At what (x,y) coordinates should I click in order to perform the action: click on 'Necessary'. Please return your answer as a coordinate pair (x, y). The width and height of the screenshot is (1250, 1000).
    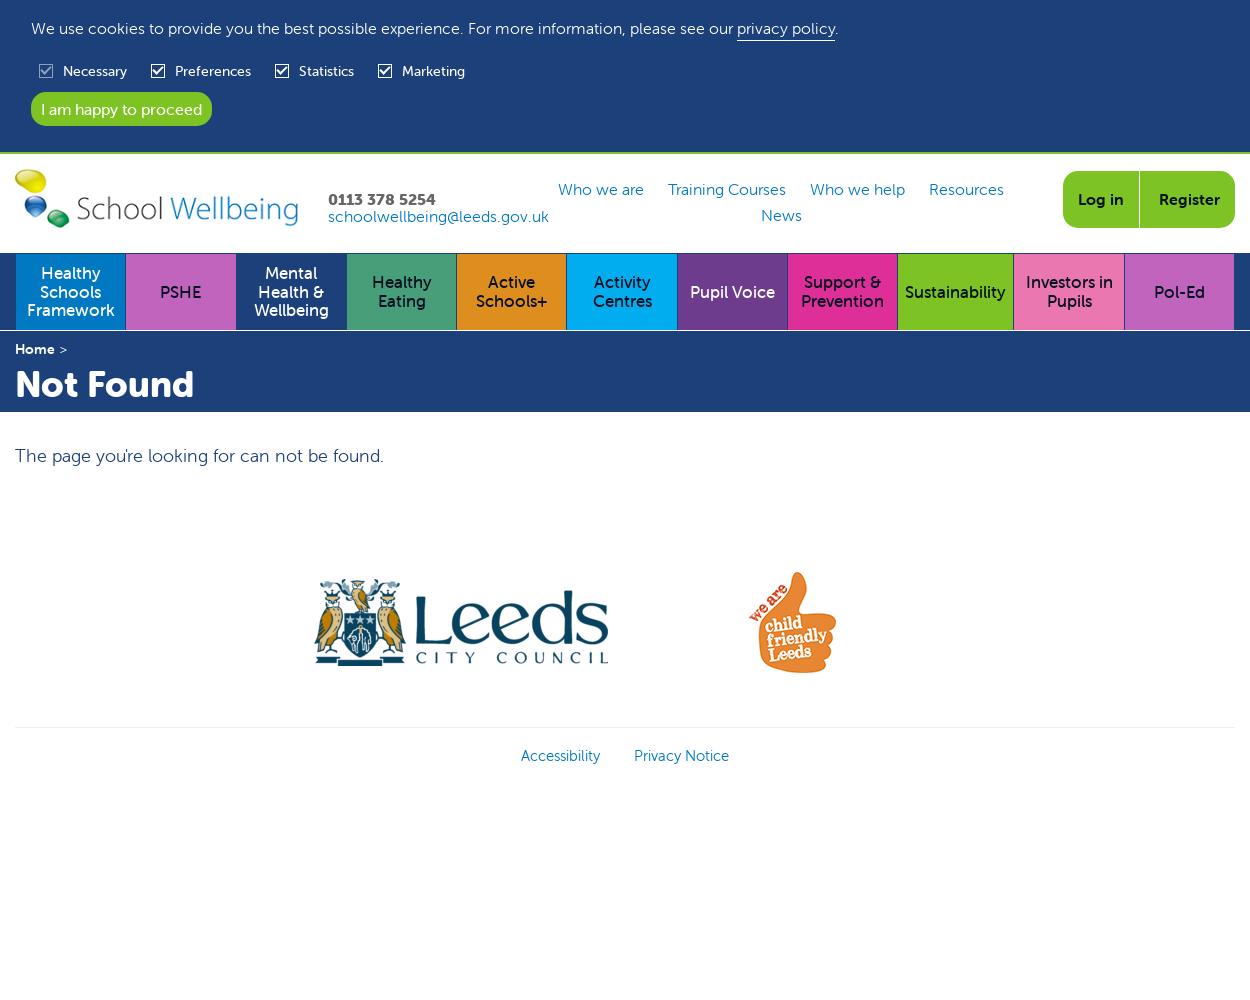
    Looking at the image, I should click on (94, 69).